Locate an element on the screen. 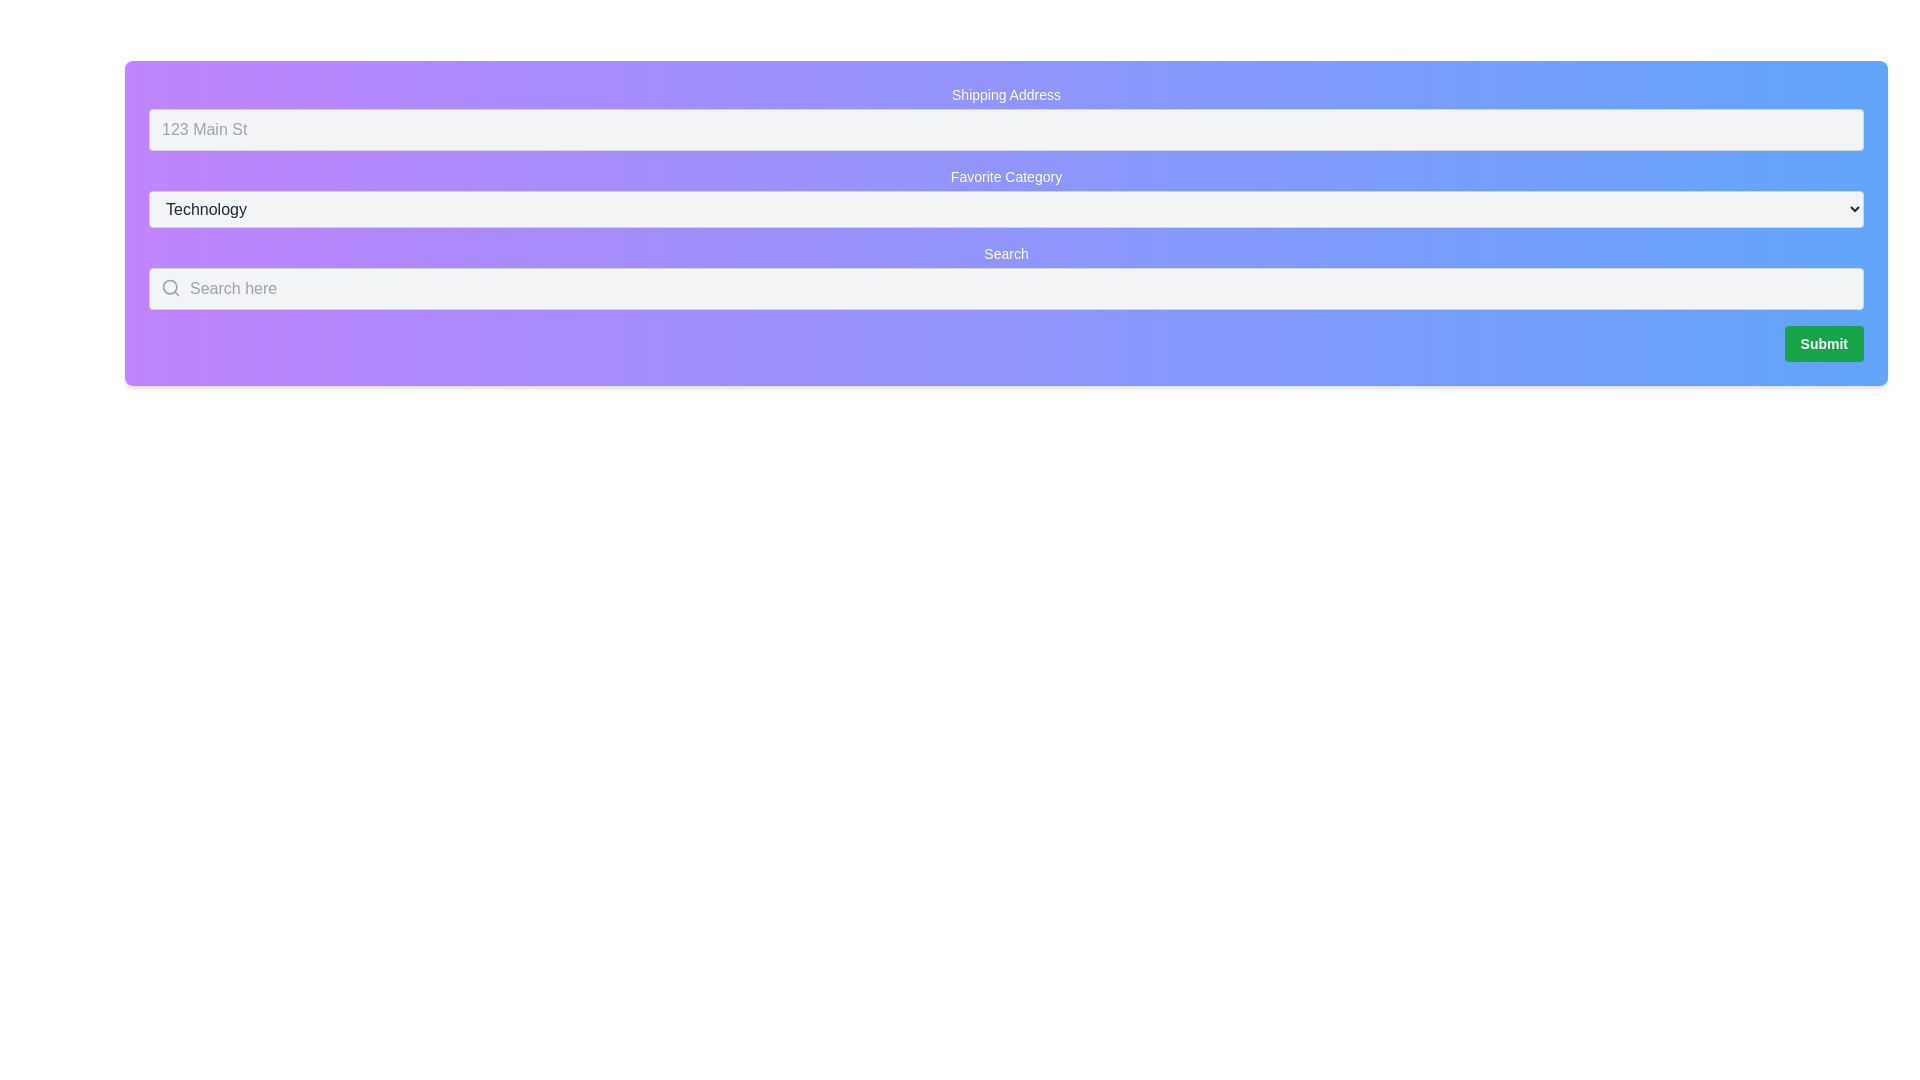 This screenshot has height=1080, width=1920. an option from the dropdown menu labeled 'Favorite Category' located below the address input field and above the search box is located at coordinates (1006, 209).